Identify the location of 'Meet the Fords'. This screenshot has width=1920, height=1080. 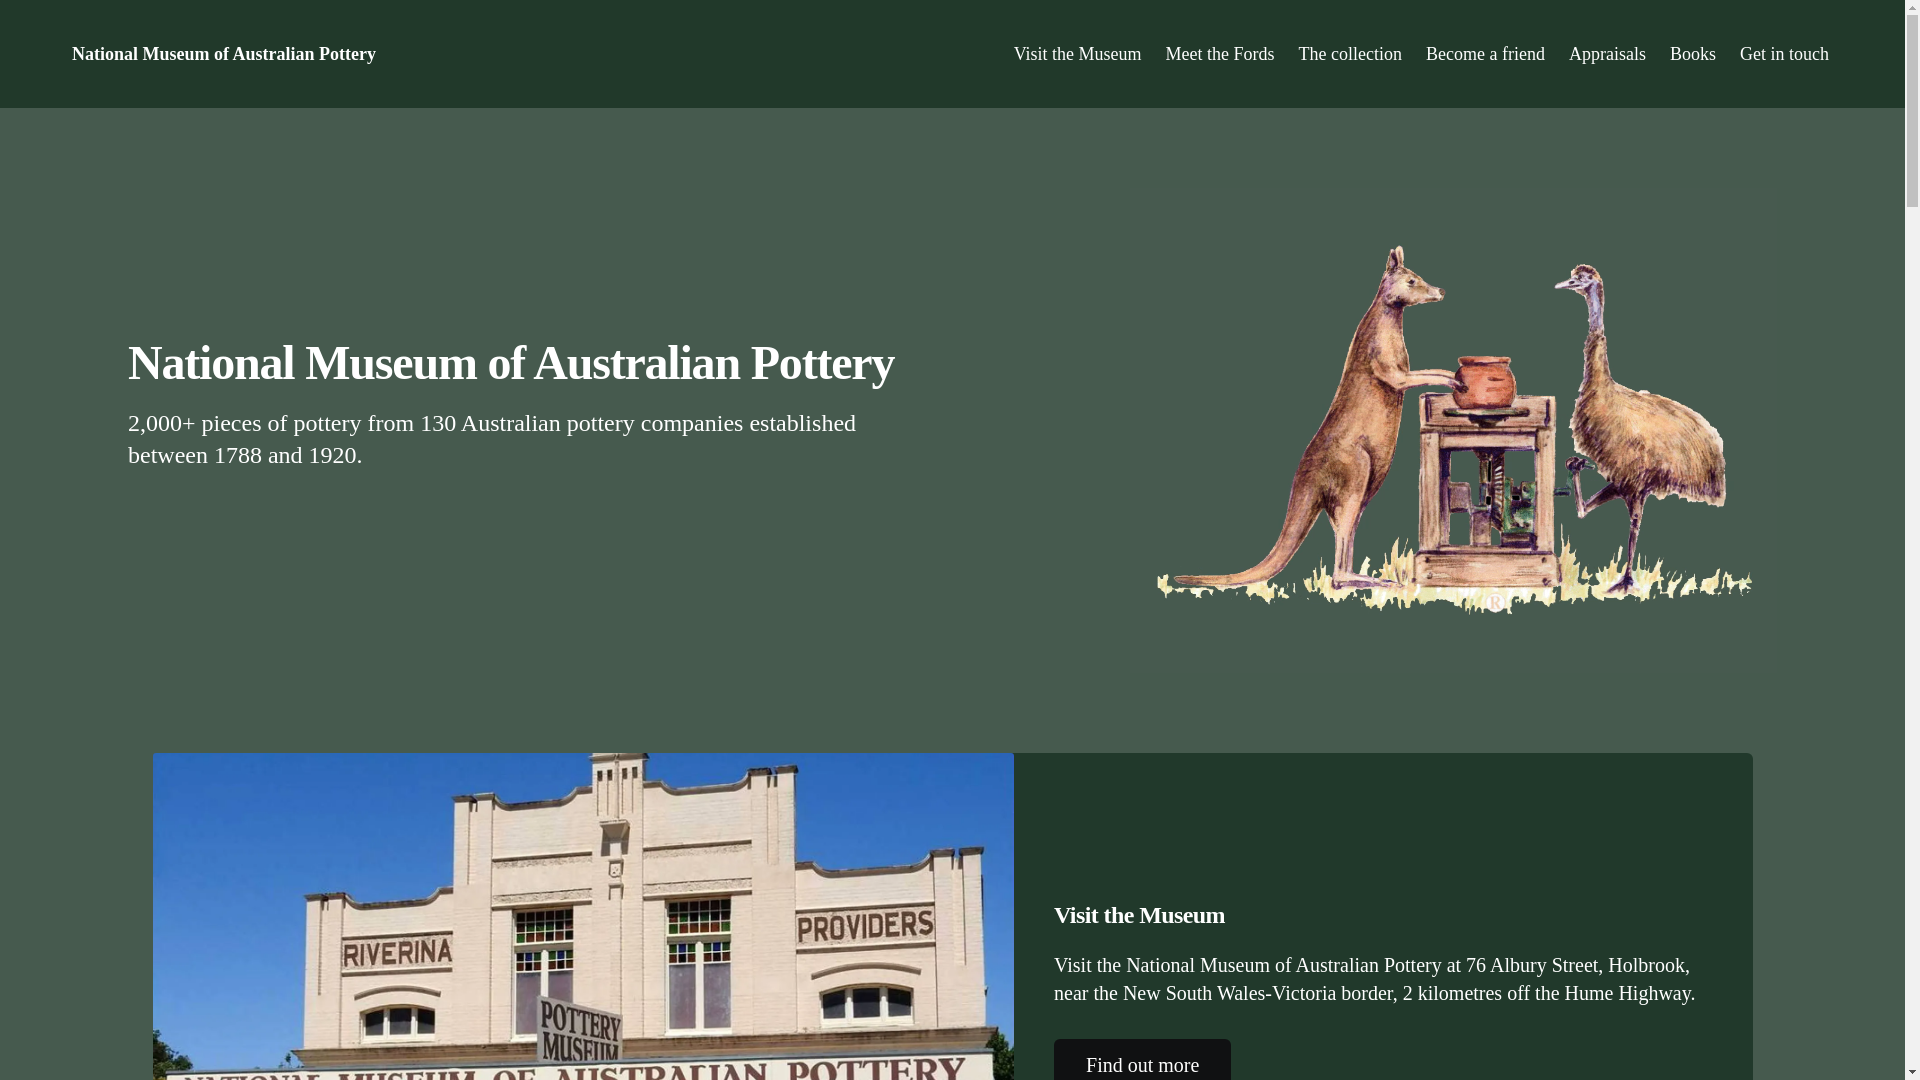
(1219, 53).